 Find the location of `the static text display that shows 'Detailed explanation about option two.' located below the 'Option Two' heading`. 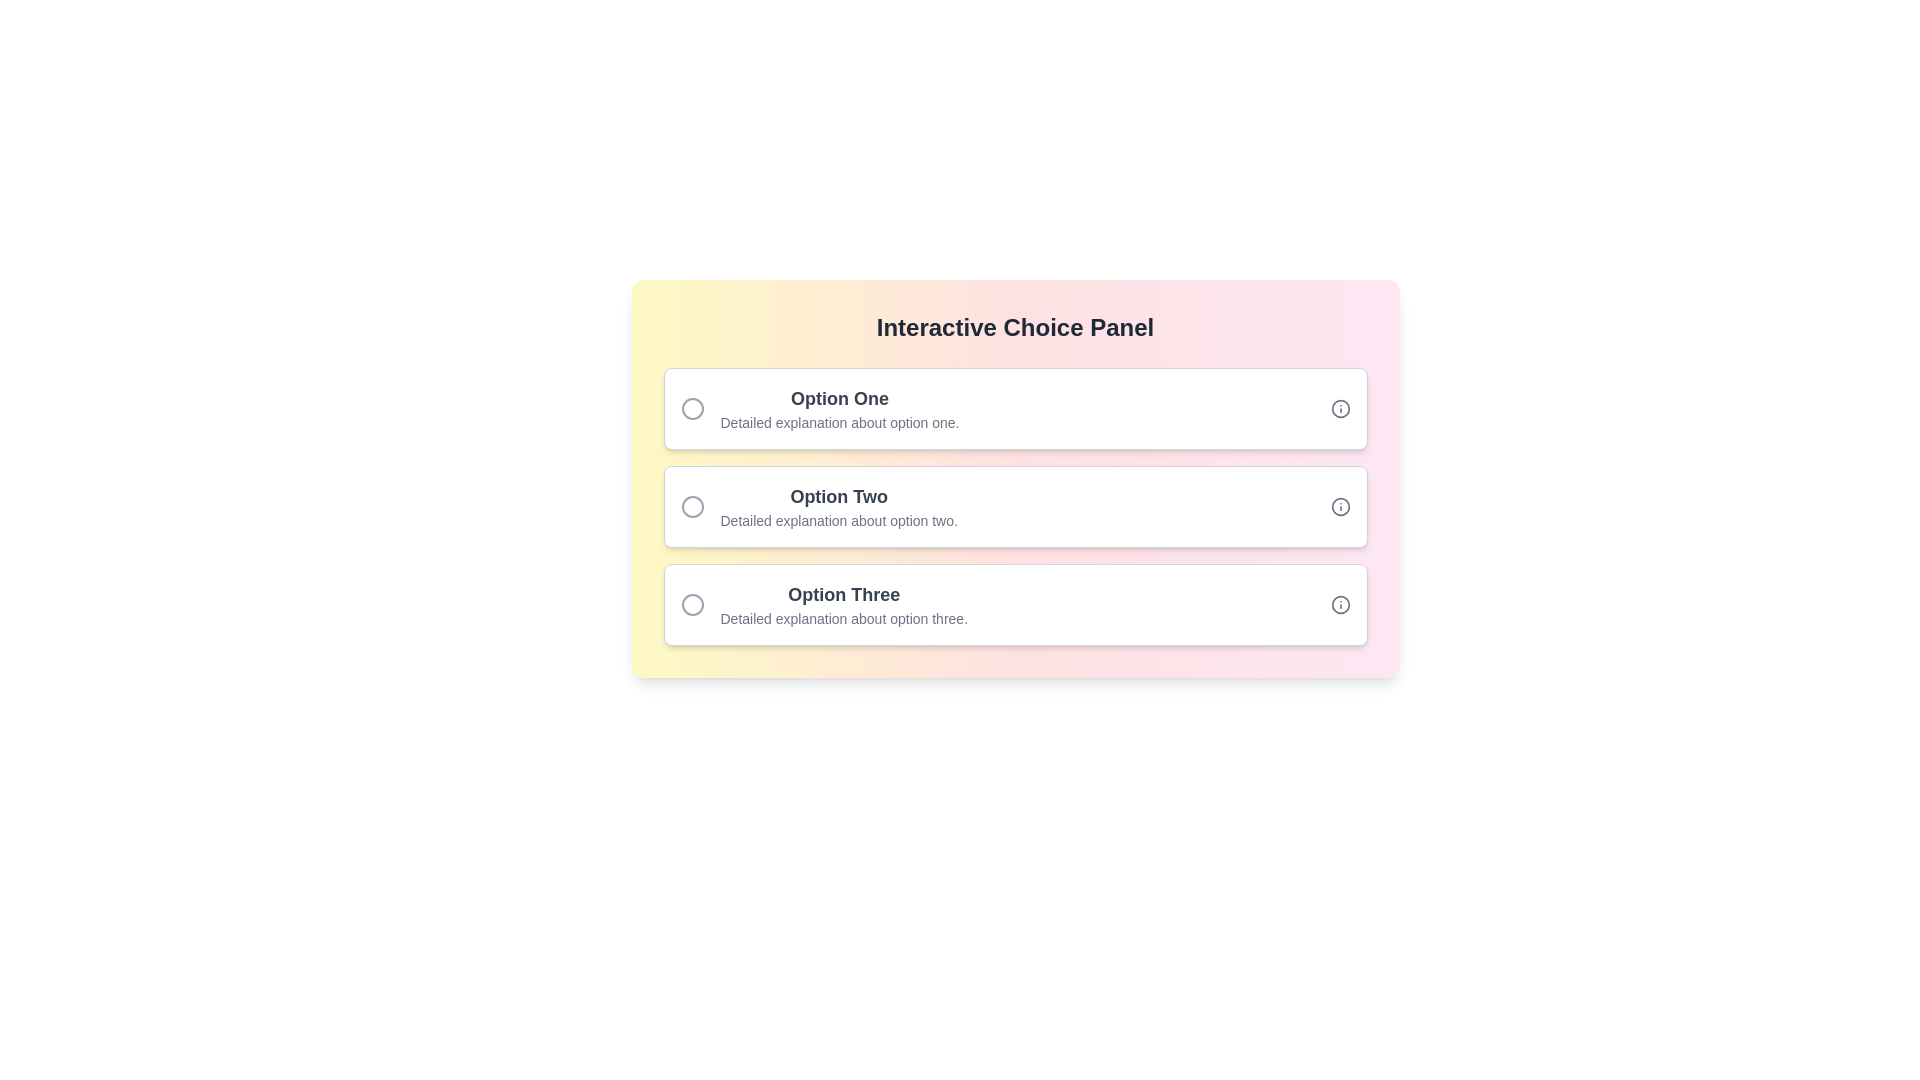

the static text display that shows 'Detailed explanation about option two.' located below the 'Option Two' heading is located at coordinates (839, 519).